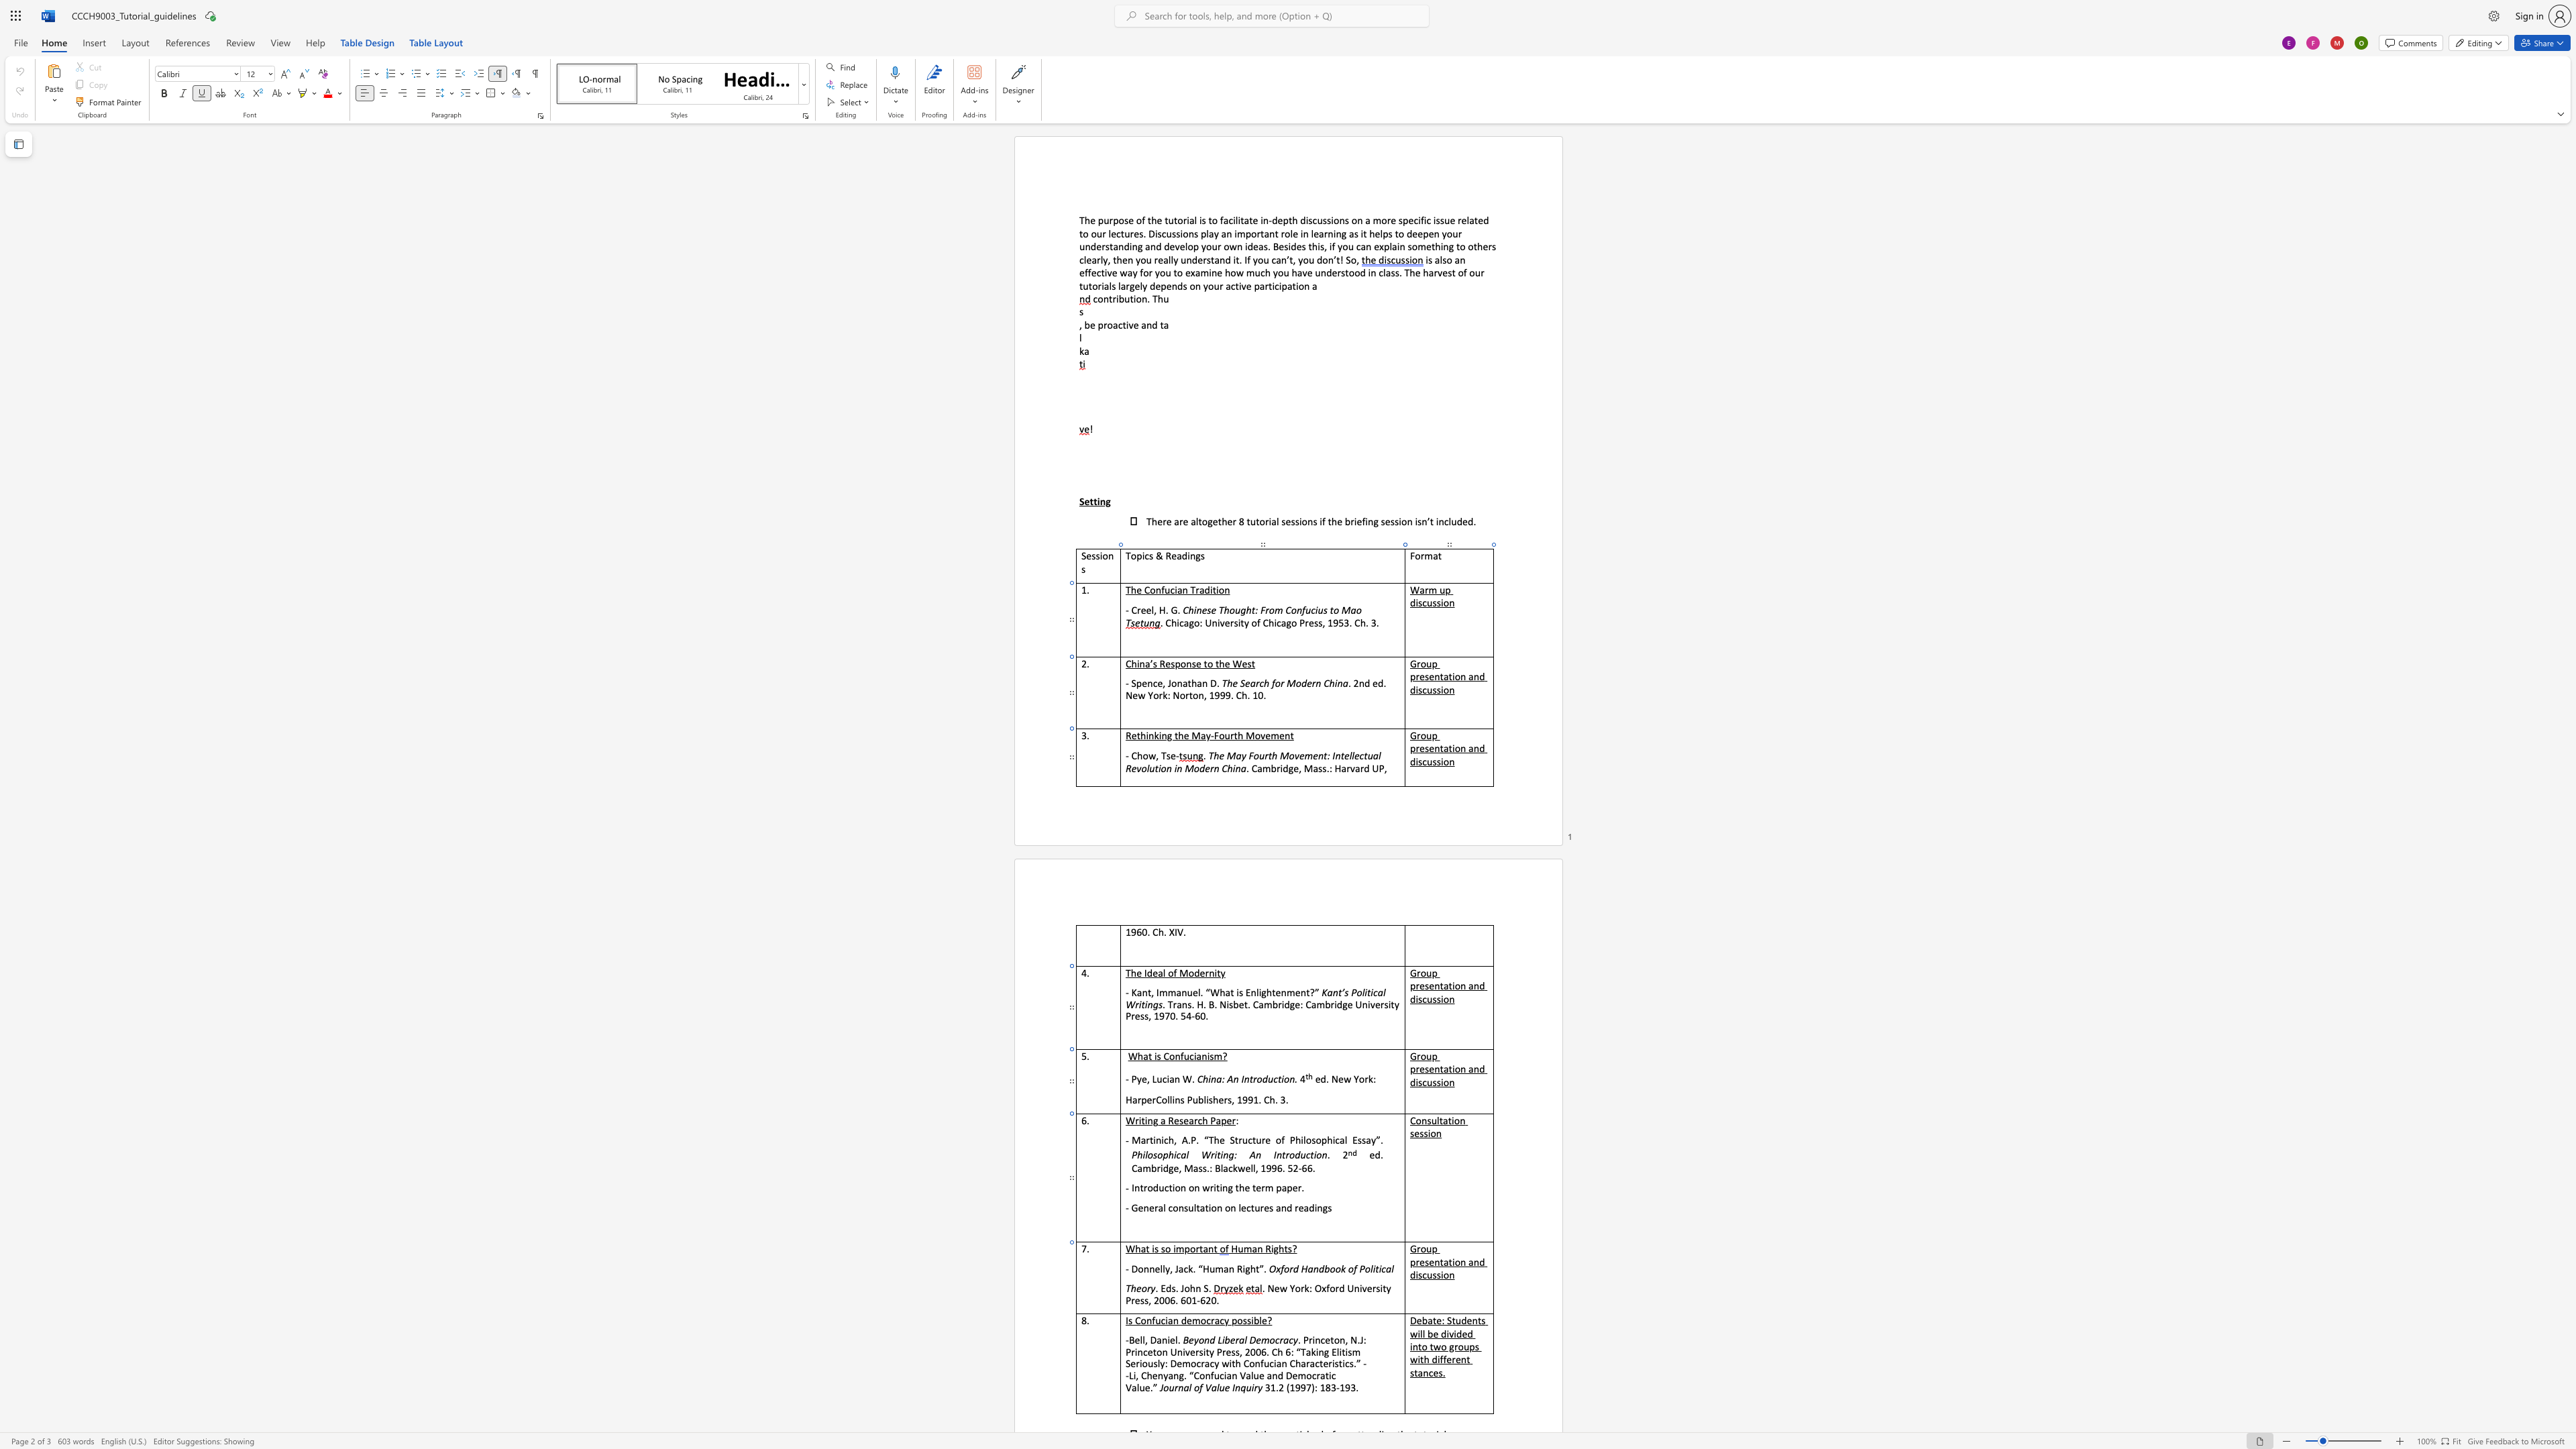 This screenshot has width=2576, height=1449. Describe the element at coordinates (1197, 1167) in the screenshot. I see `the space between the continuous character "a" and "s" in the text` at that location.